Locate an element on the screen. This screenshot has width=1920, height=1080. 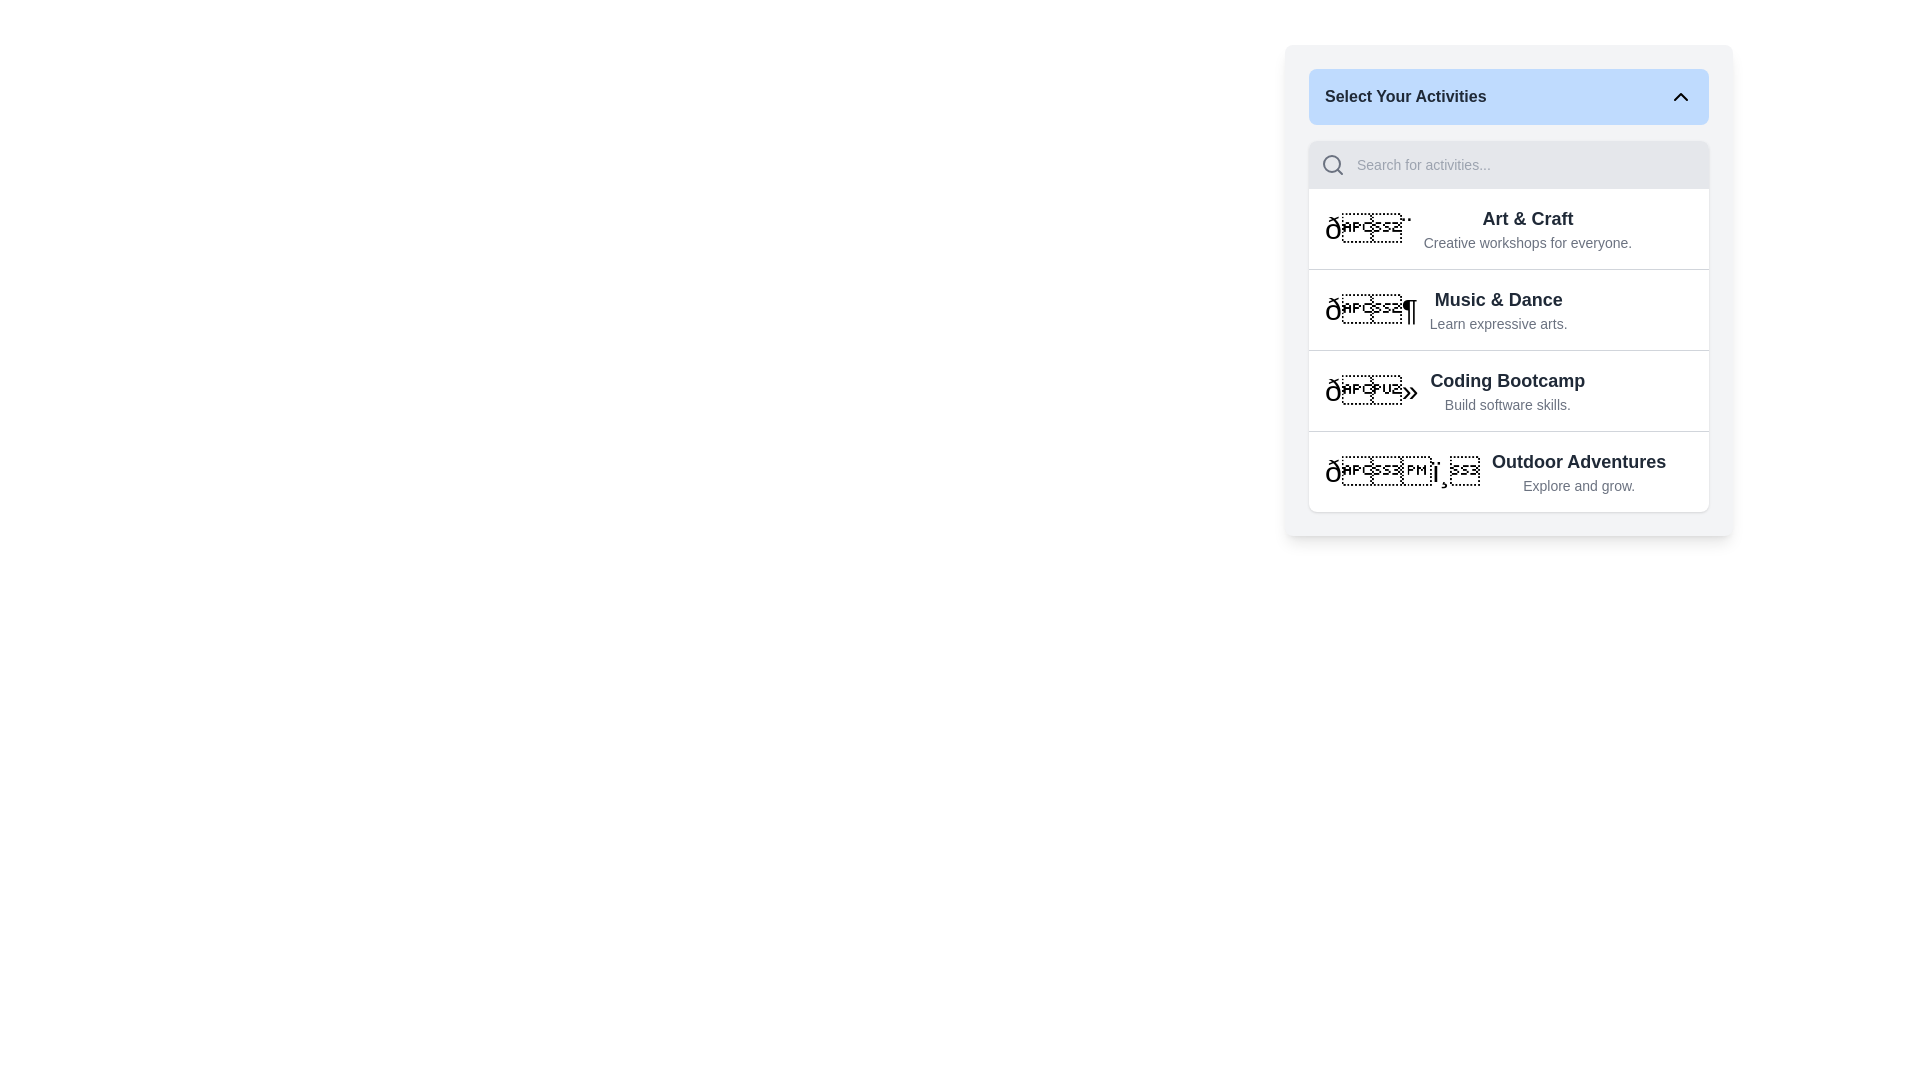
the list item with the bold text 'Outdoor Adventures' located in the bottom section of the vertical list under 'Select Your Activities.' is located at coordinates (1508, 471).